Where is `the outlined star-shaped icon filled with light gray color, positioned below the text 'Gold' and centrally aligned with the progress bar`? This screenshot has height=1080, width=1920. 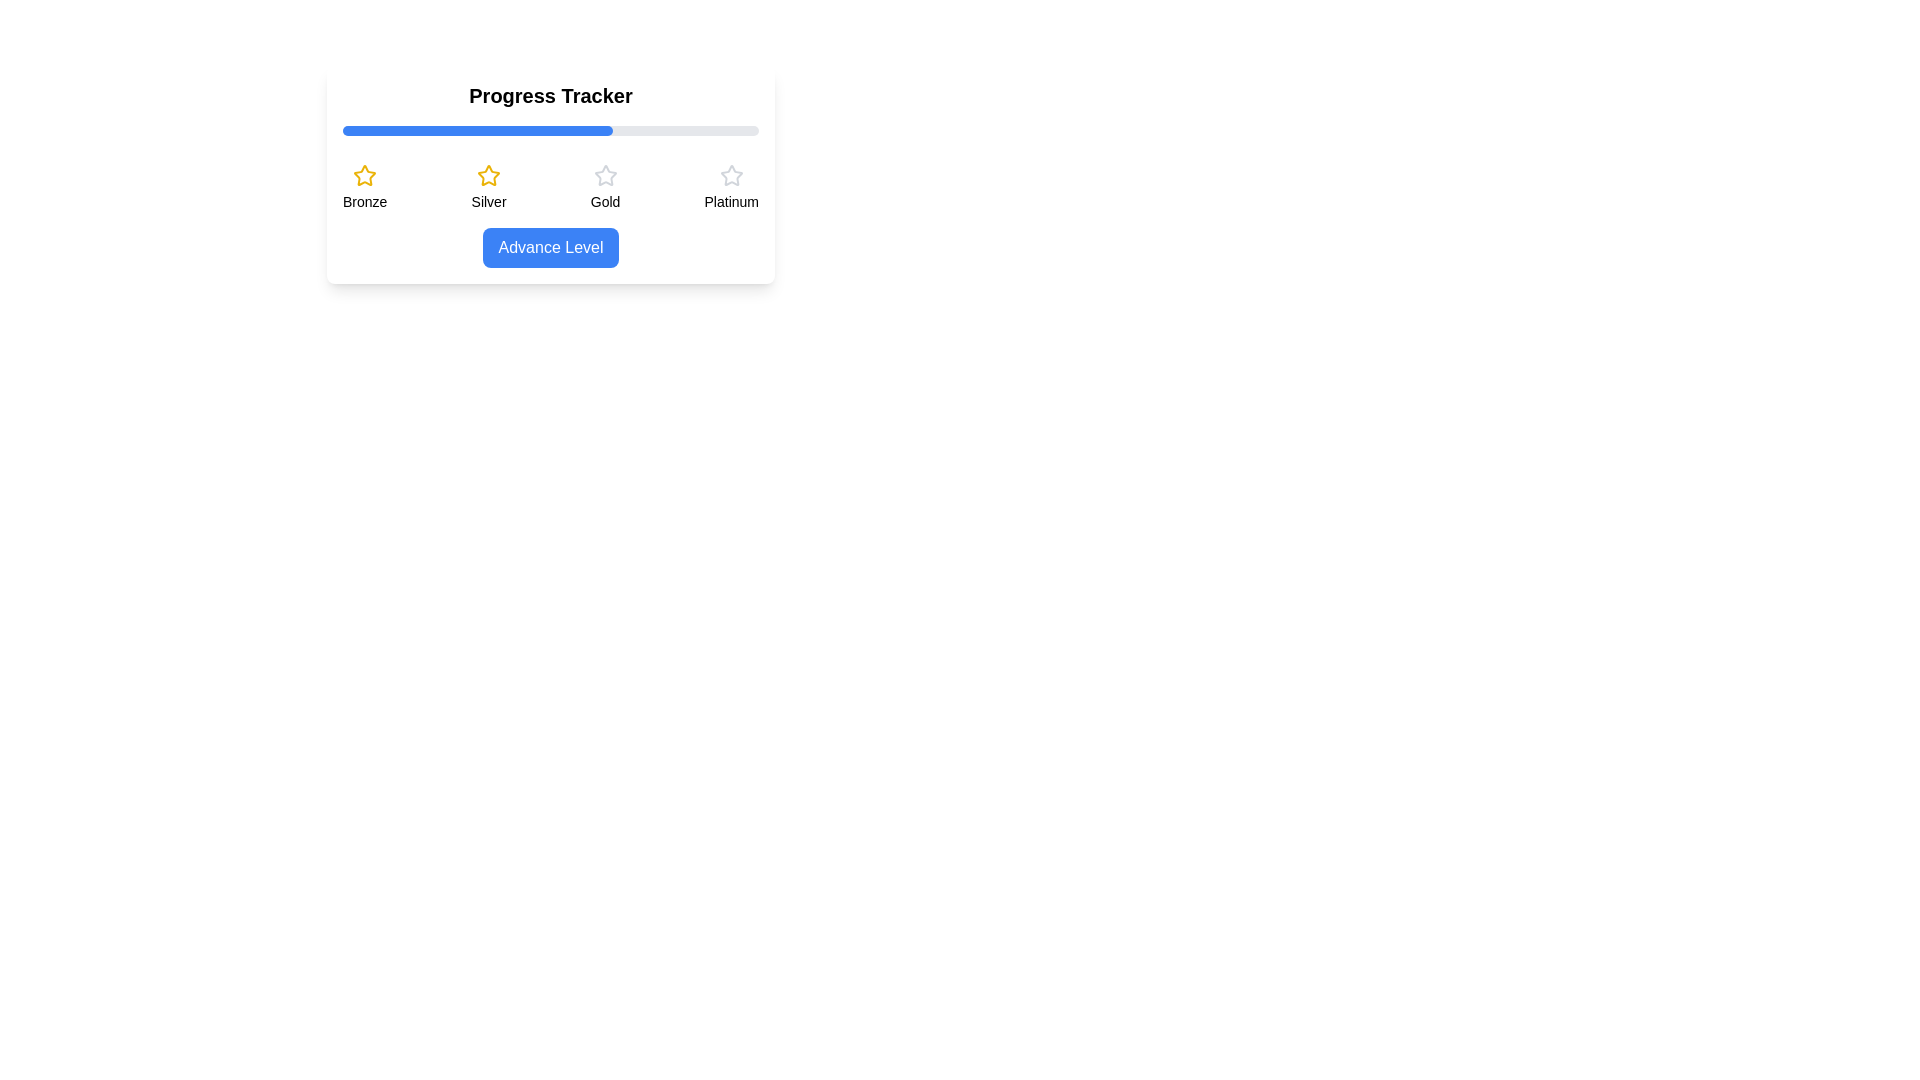 the outlined star-shaped icon filled with light gray color, positioned below the text 'Gold' and centrally aligned with the progress bar is located at coordinates (604, 174).